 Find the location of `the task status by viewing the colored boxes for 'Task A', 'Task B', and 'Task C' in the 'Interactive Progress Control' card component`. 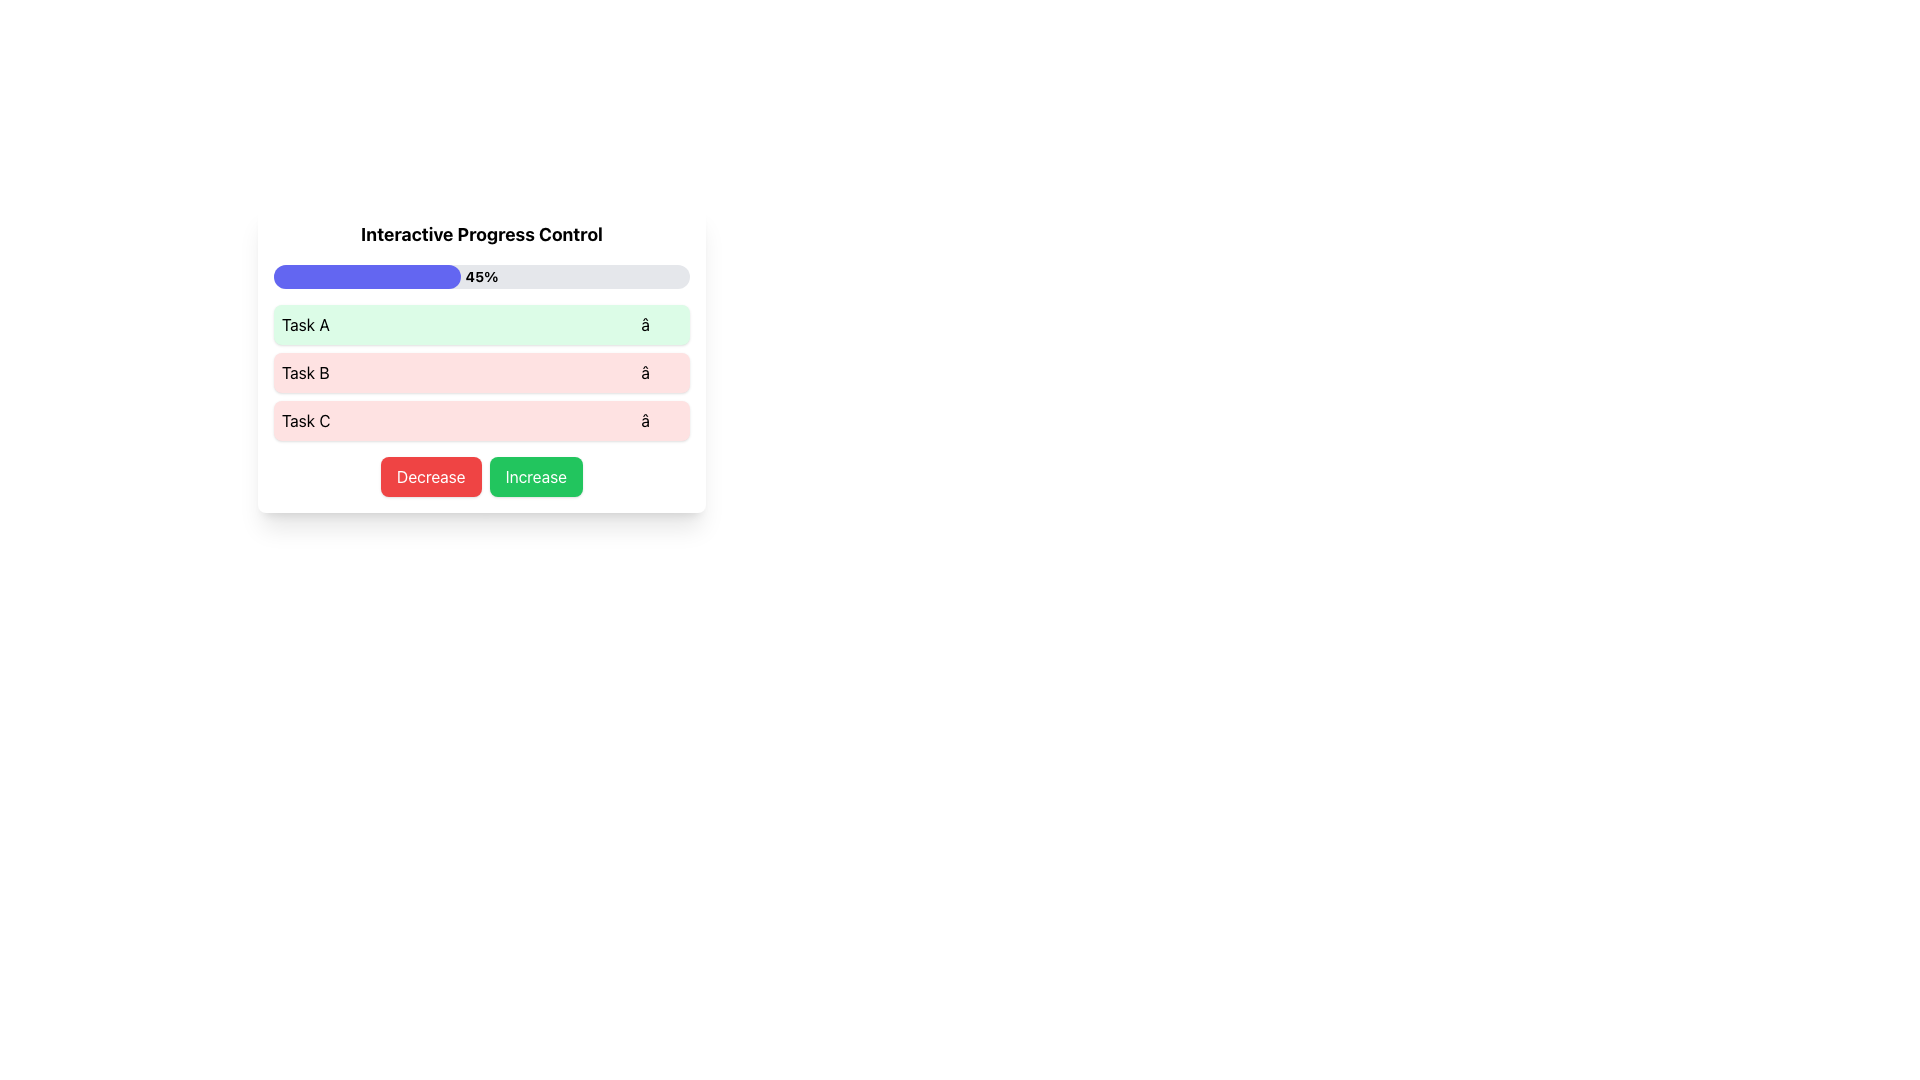

the task status by viewing the colored boxes for 'Task A', 'Task B', and 'Task C' in the 'Interactive Progress Control' card component is located at coordinates (481, 357).